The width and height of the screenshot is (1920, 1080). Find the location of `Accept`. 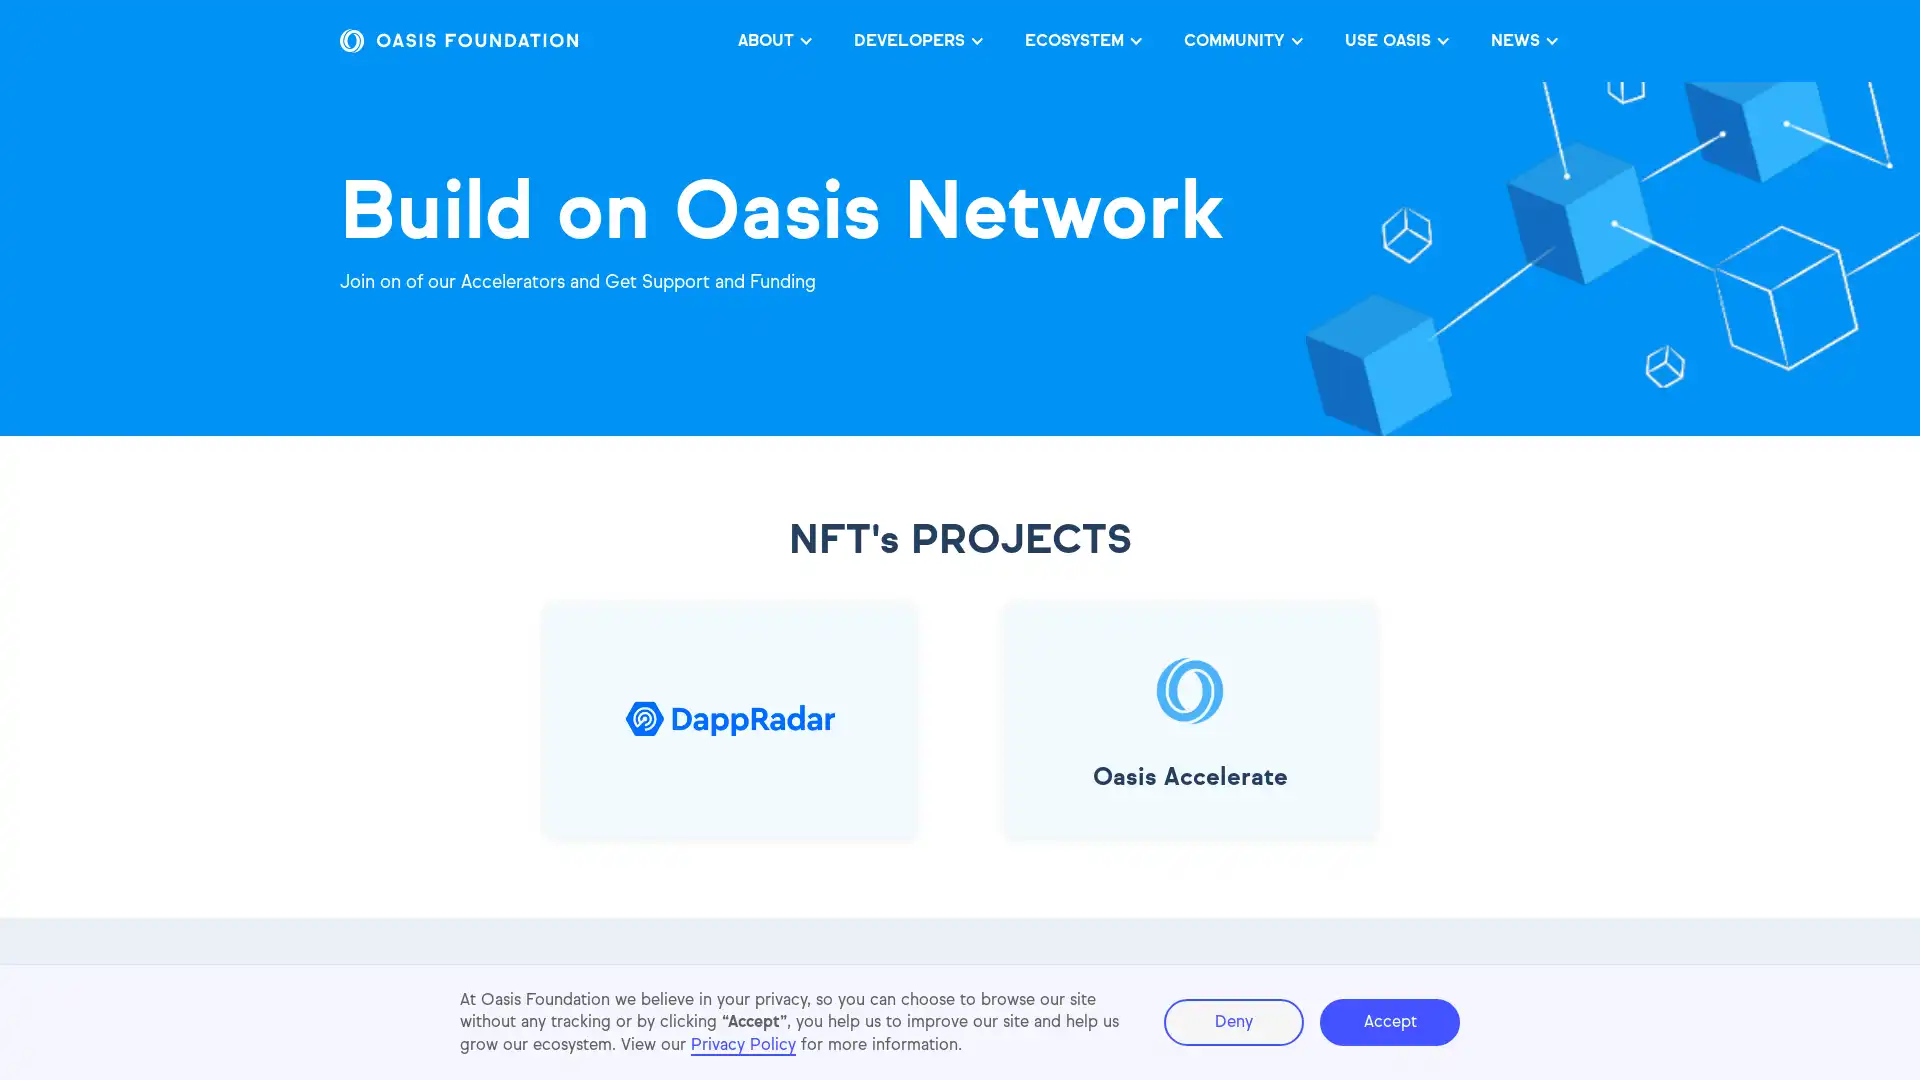

Accept is located at coordinates (1389, 1022).